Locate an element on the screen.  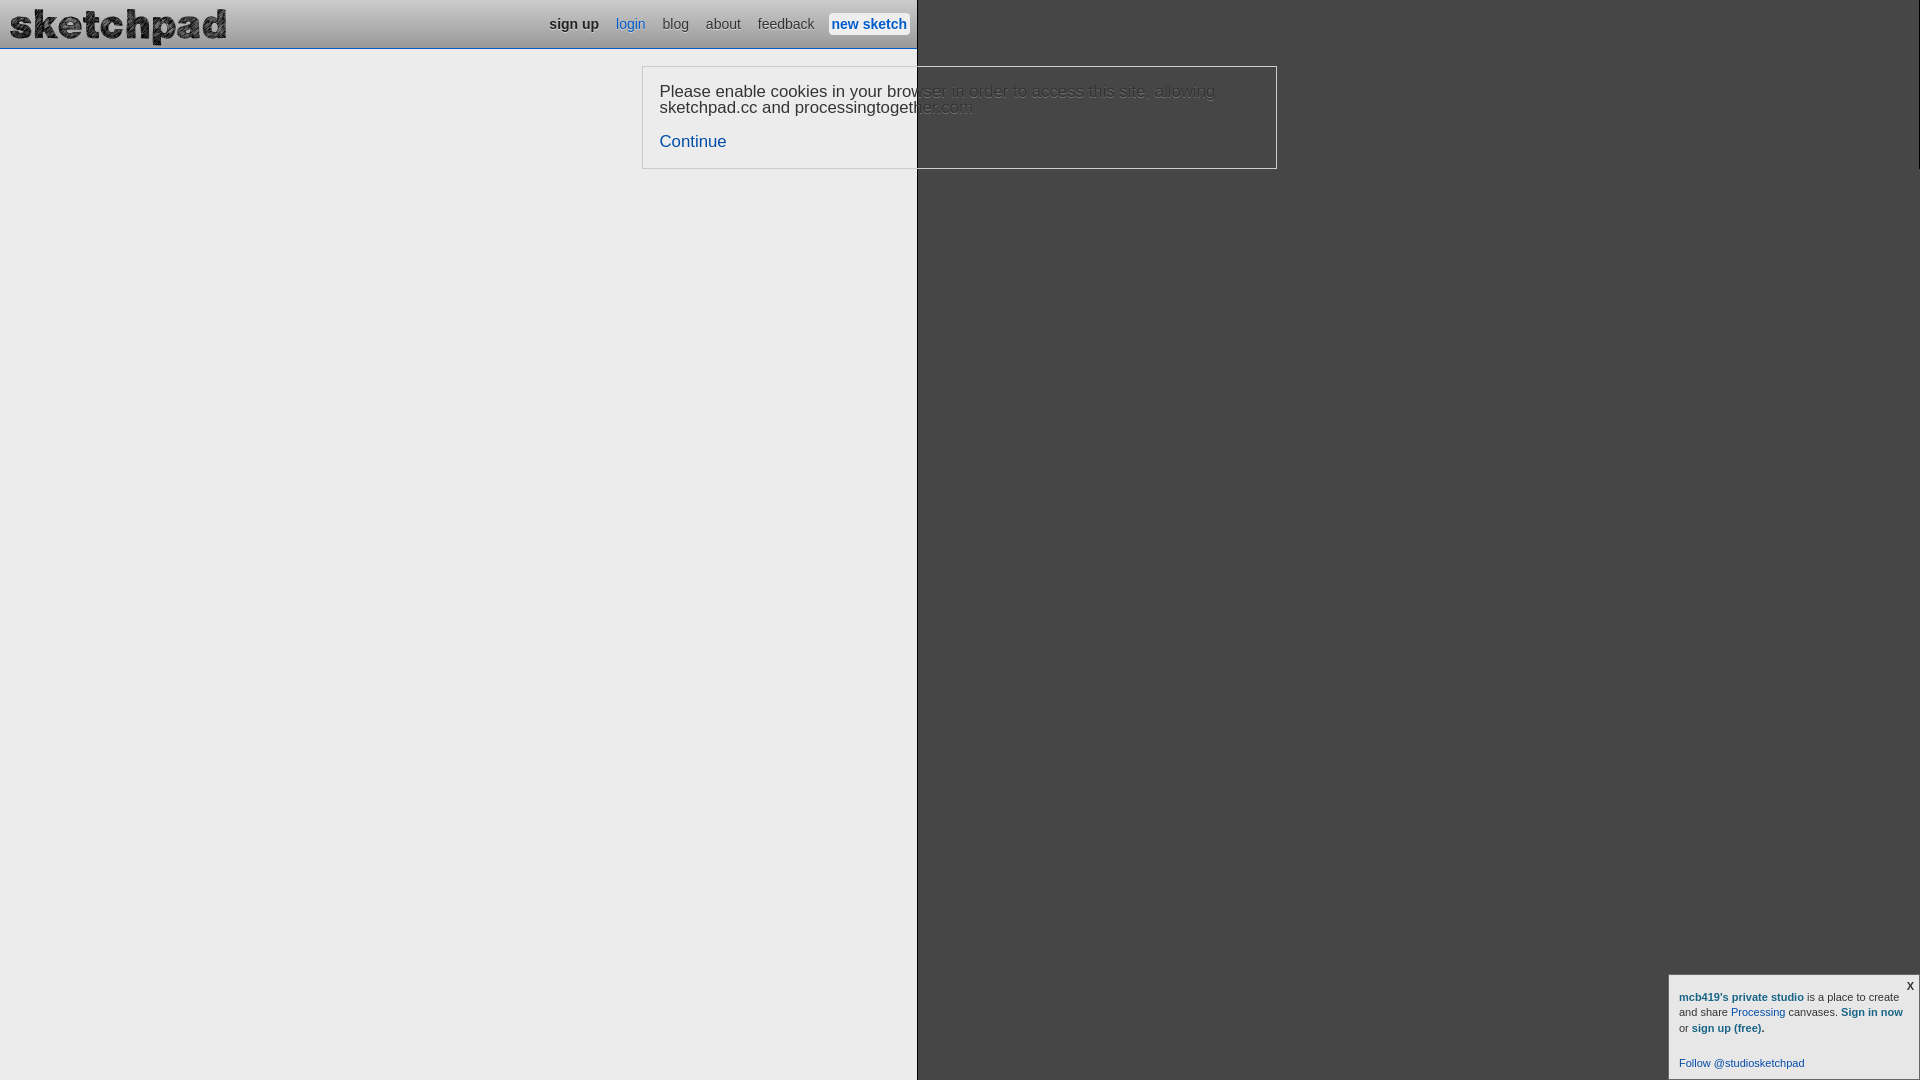
'Studio Sketchpad is Processing on Etherpad' is located at coordinates (0, 23).